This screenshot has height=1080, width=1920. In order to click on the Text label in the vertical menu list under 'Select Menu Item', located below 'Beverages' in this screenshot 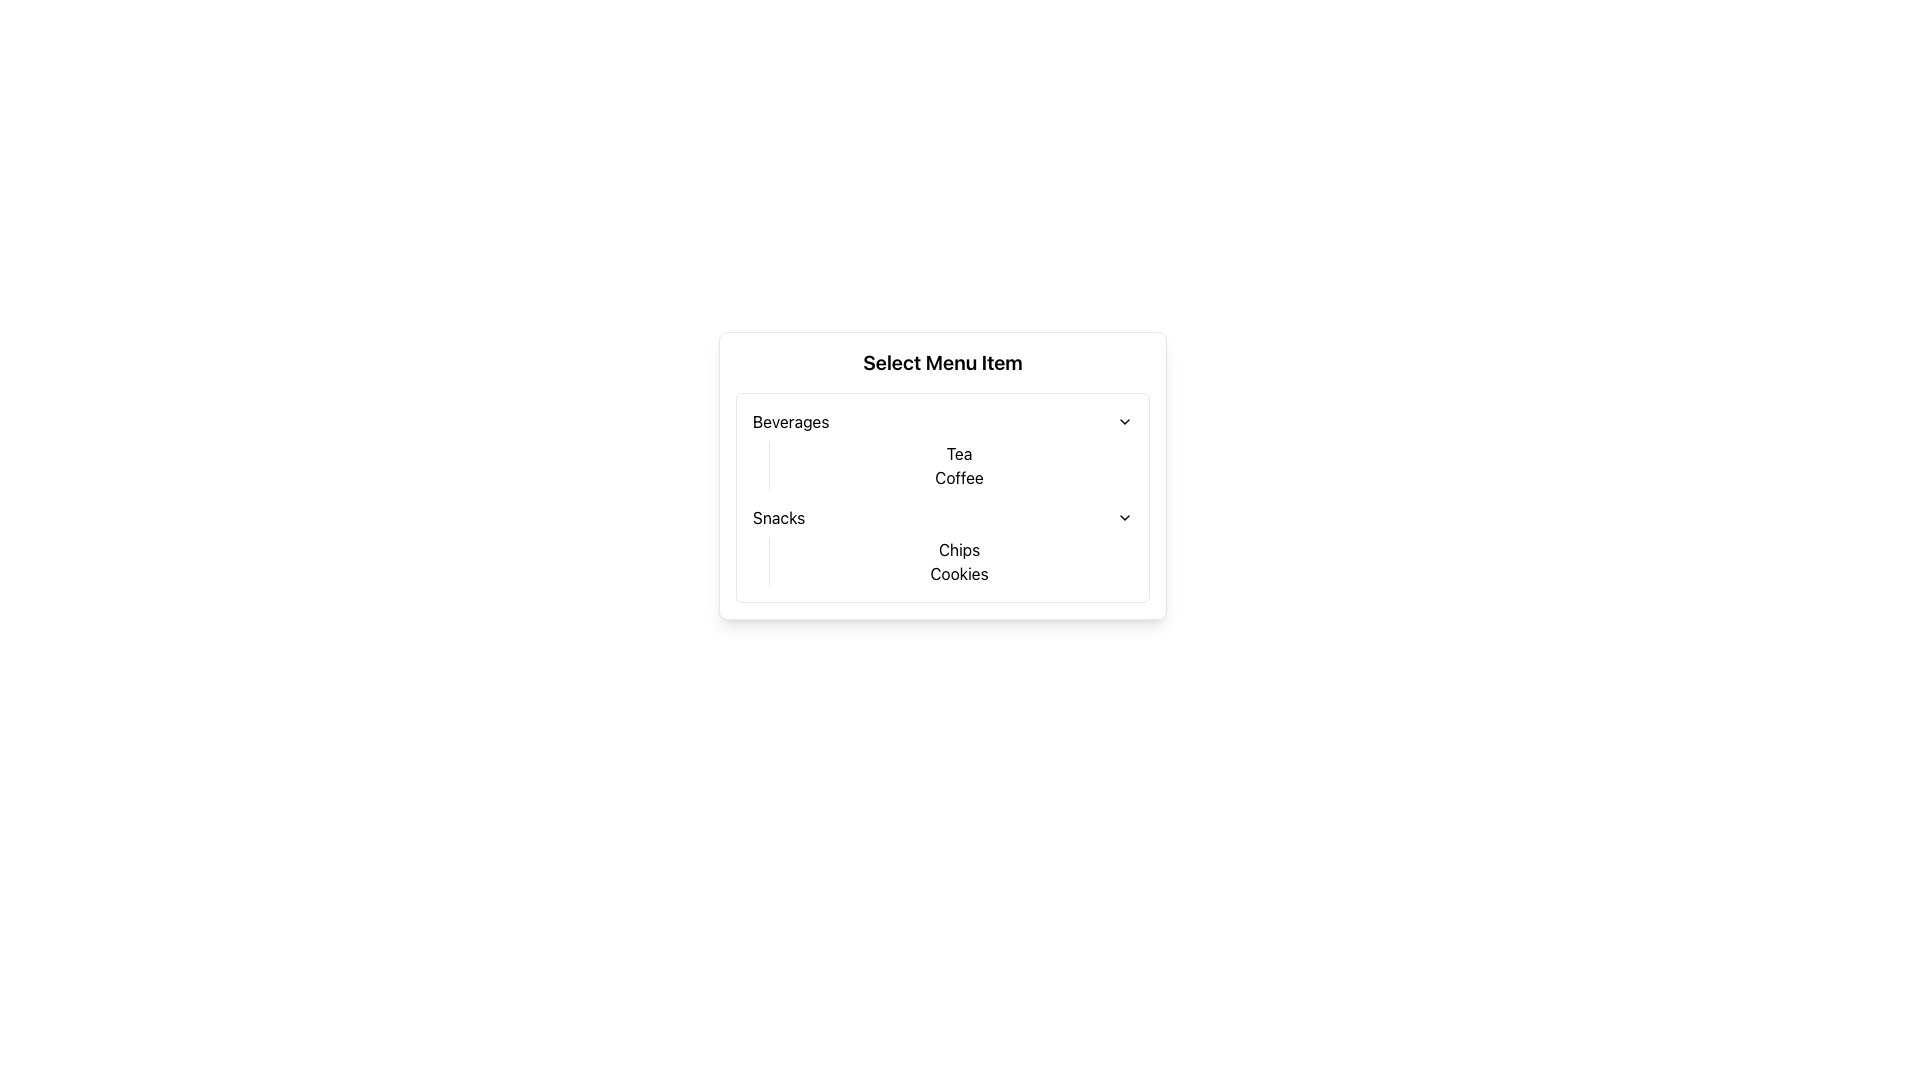, I will do `click(778, 516)`.